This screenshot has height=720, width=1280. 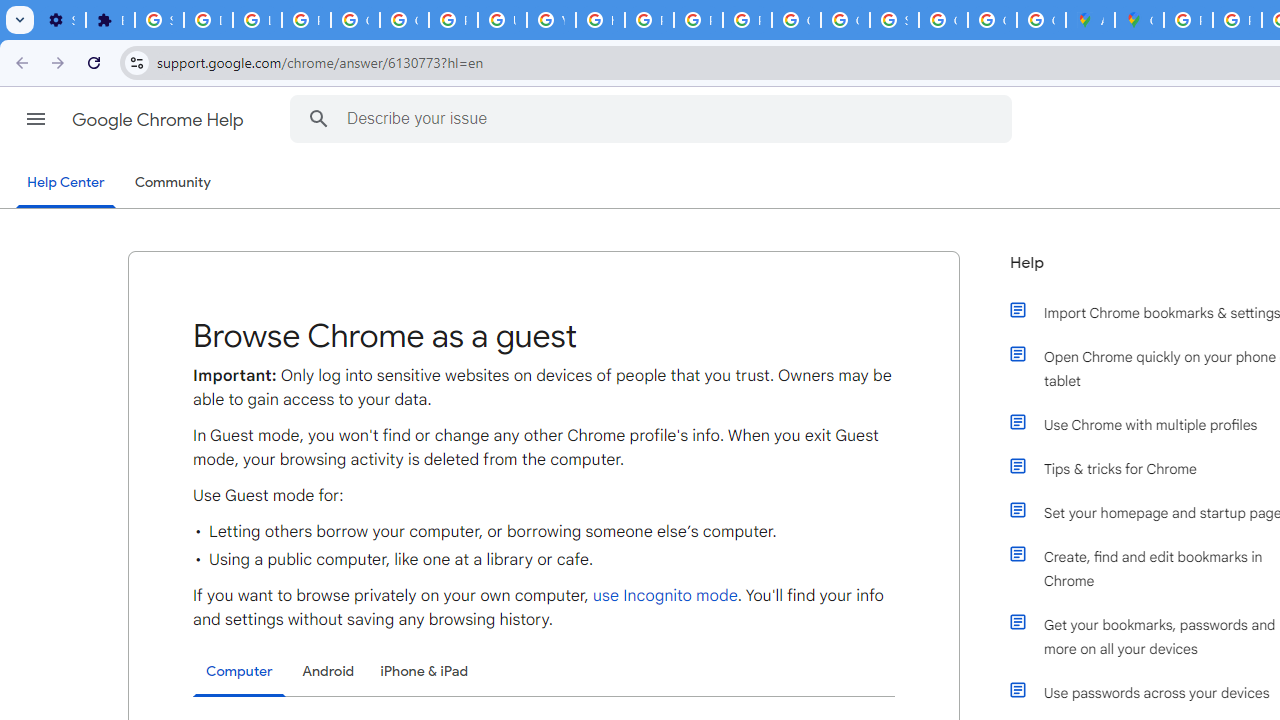 What do you see at coordinates (208, 20) in the screenshot?
I see `'Delete photos & videos - Computer - Google Photos Help'` at bounding box center [208, 20].